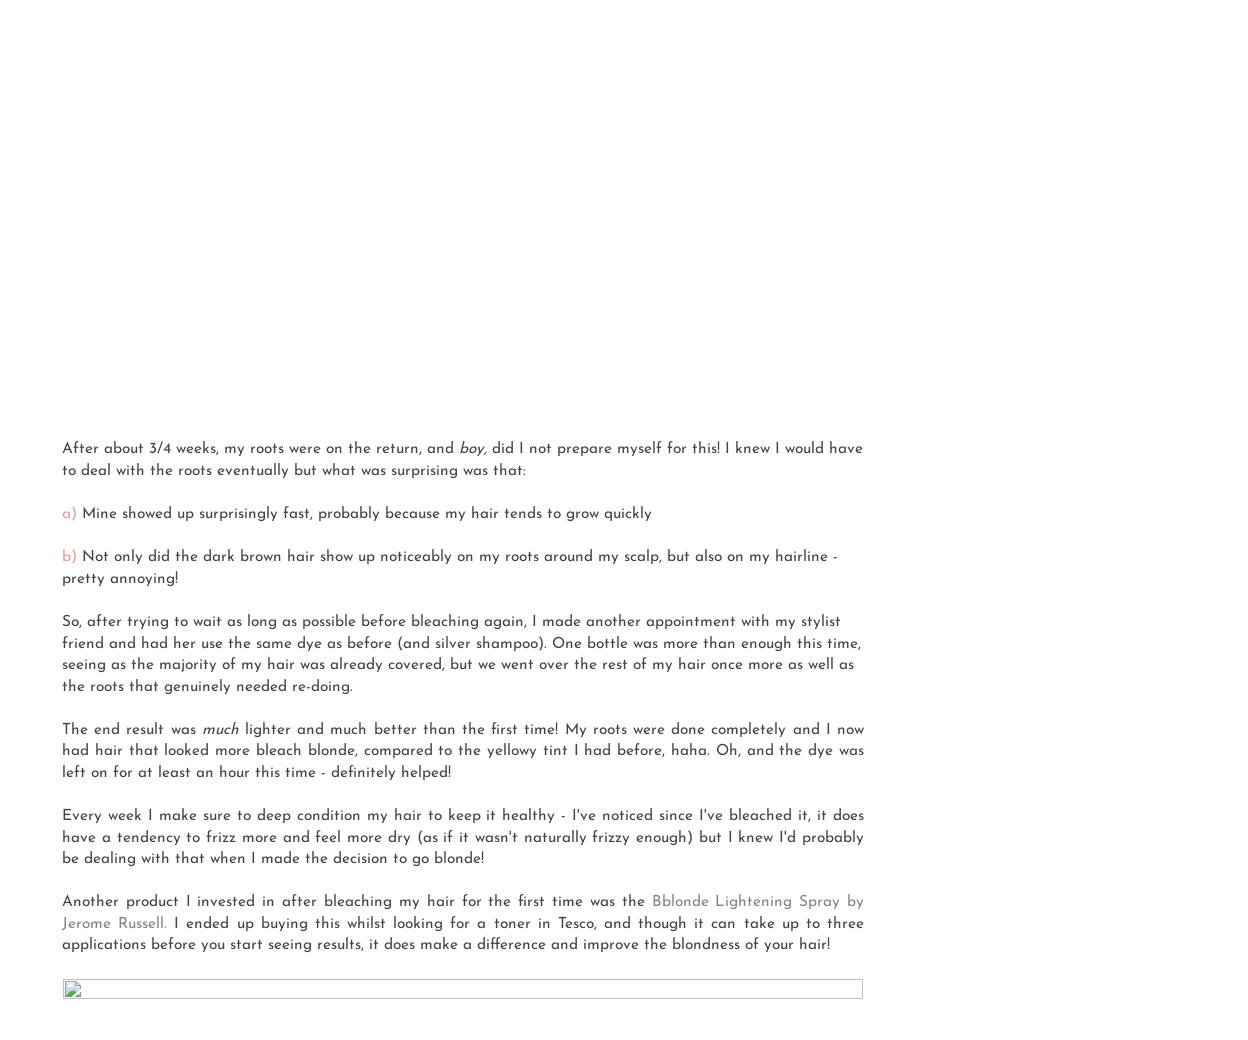 This screenshot has height=1040, width=1248. What do you see at coordinates (450, 566) in the screenshot?
I see `'Not only did the dark brown hair show up noticeably on my roots around my scalp, but also on my hairline - pretty annoying!'` at bounding box center [450, 566].